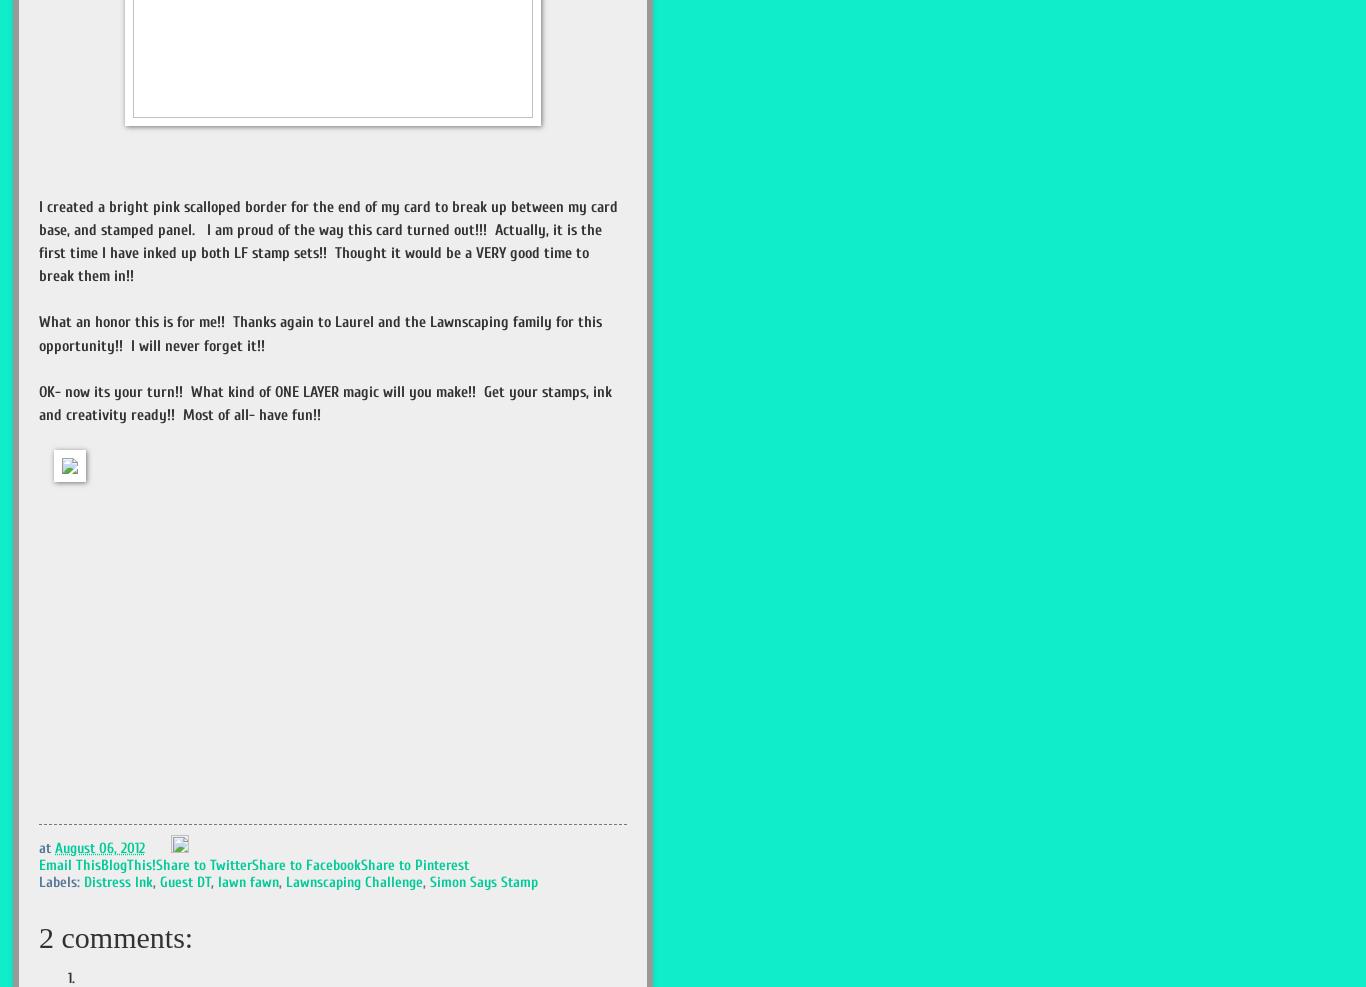  Describe the element at coordinates (127, 864) in the screenshot. I see `'BlogThis!'` at that location.